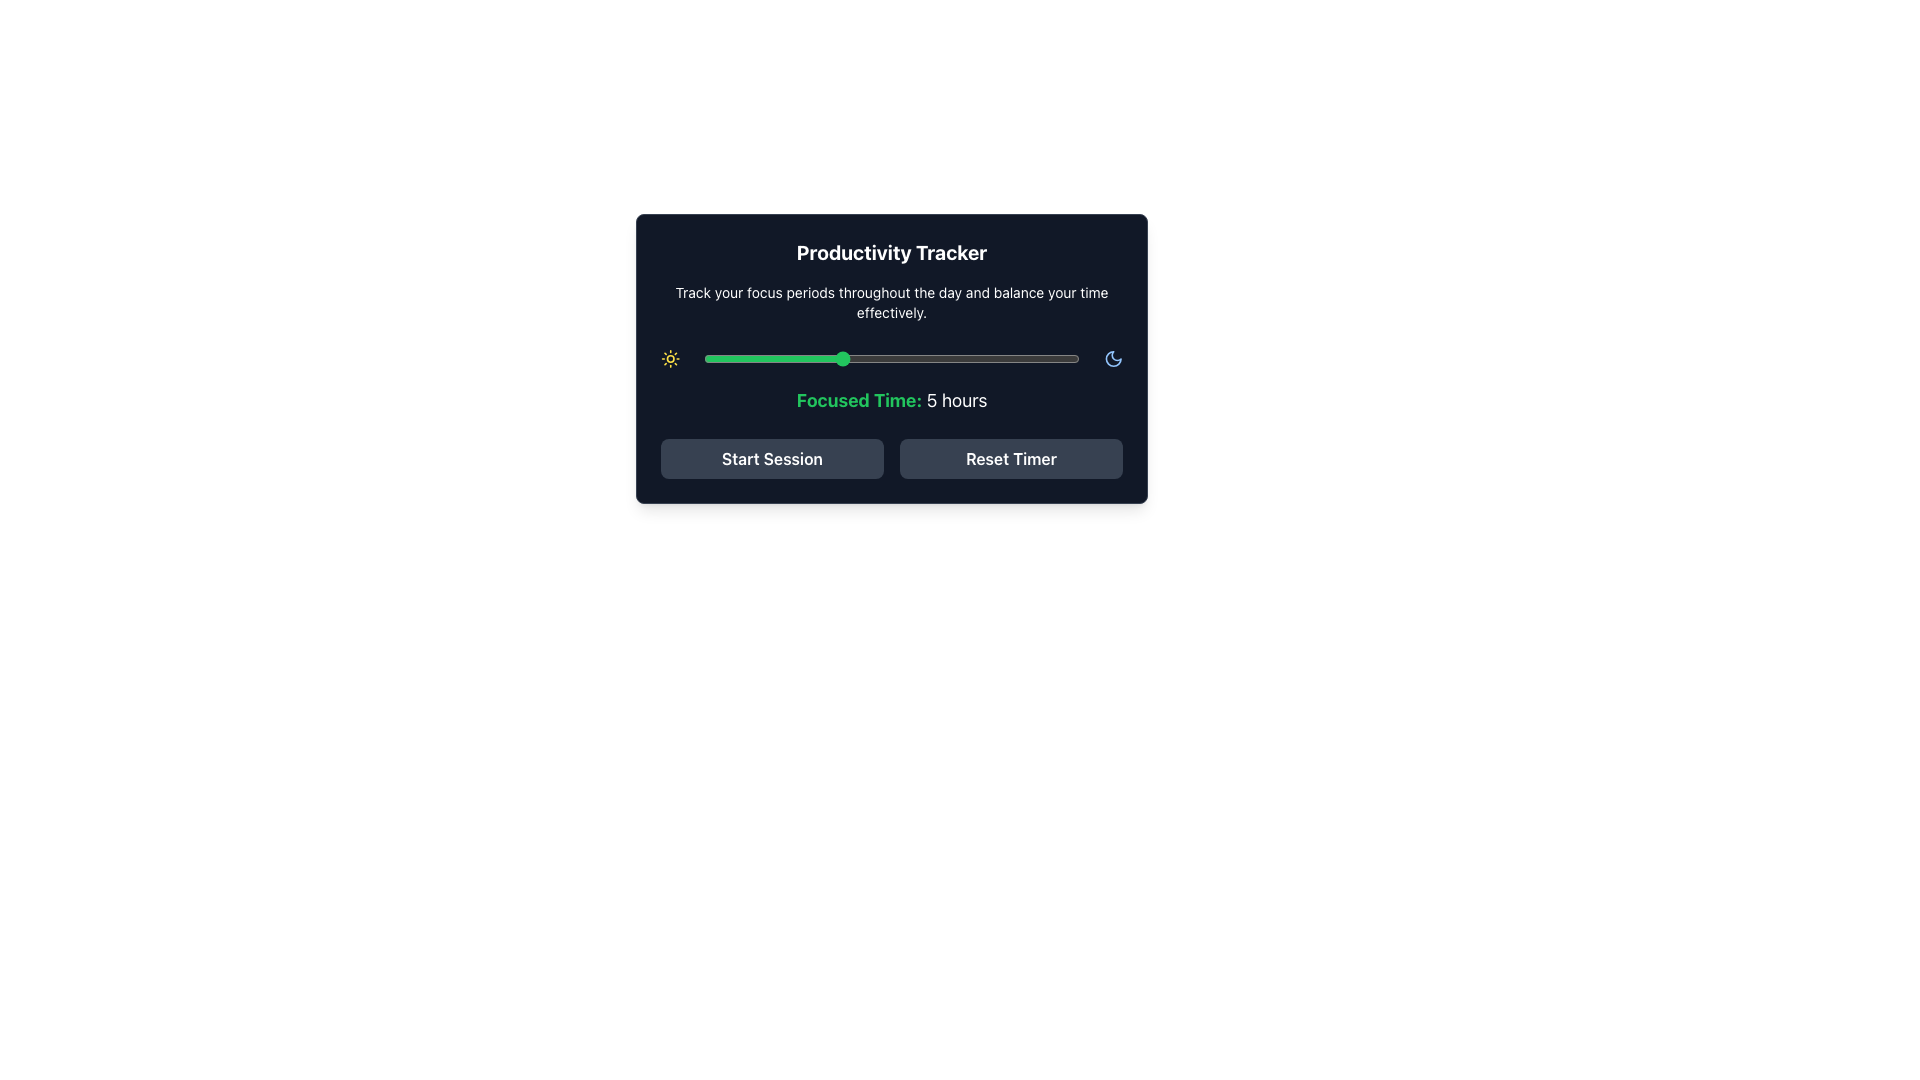 This screenshot has width=1920, height=1080. What do you see at coordinates (942, 357) in the screenshot?
I see `the focus duration` at bounding box center [942, 357].